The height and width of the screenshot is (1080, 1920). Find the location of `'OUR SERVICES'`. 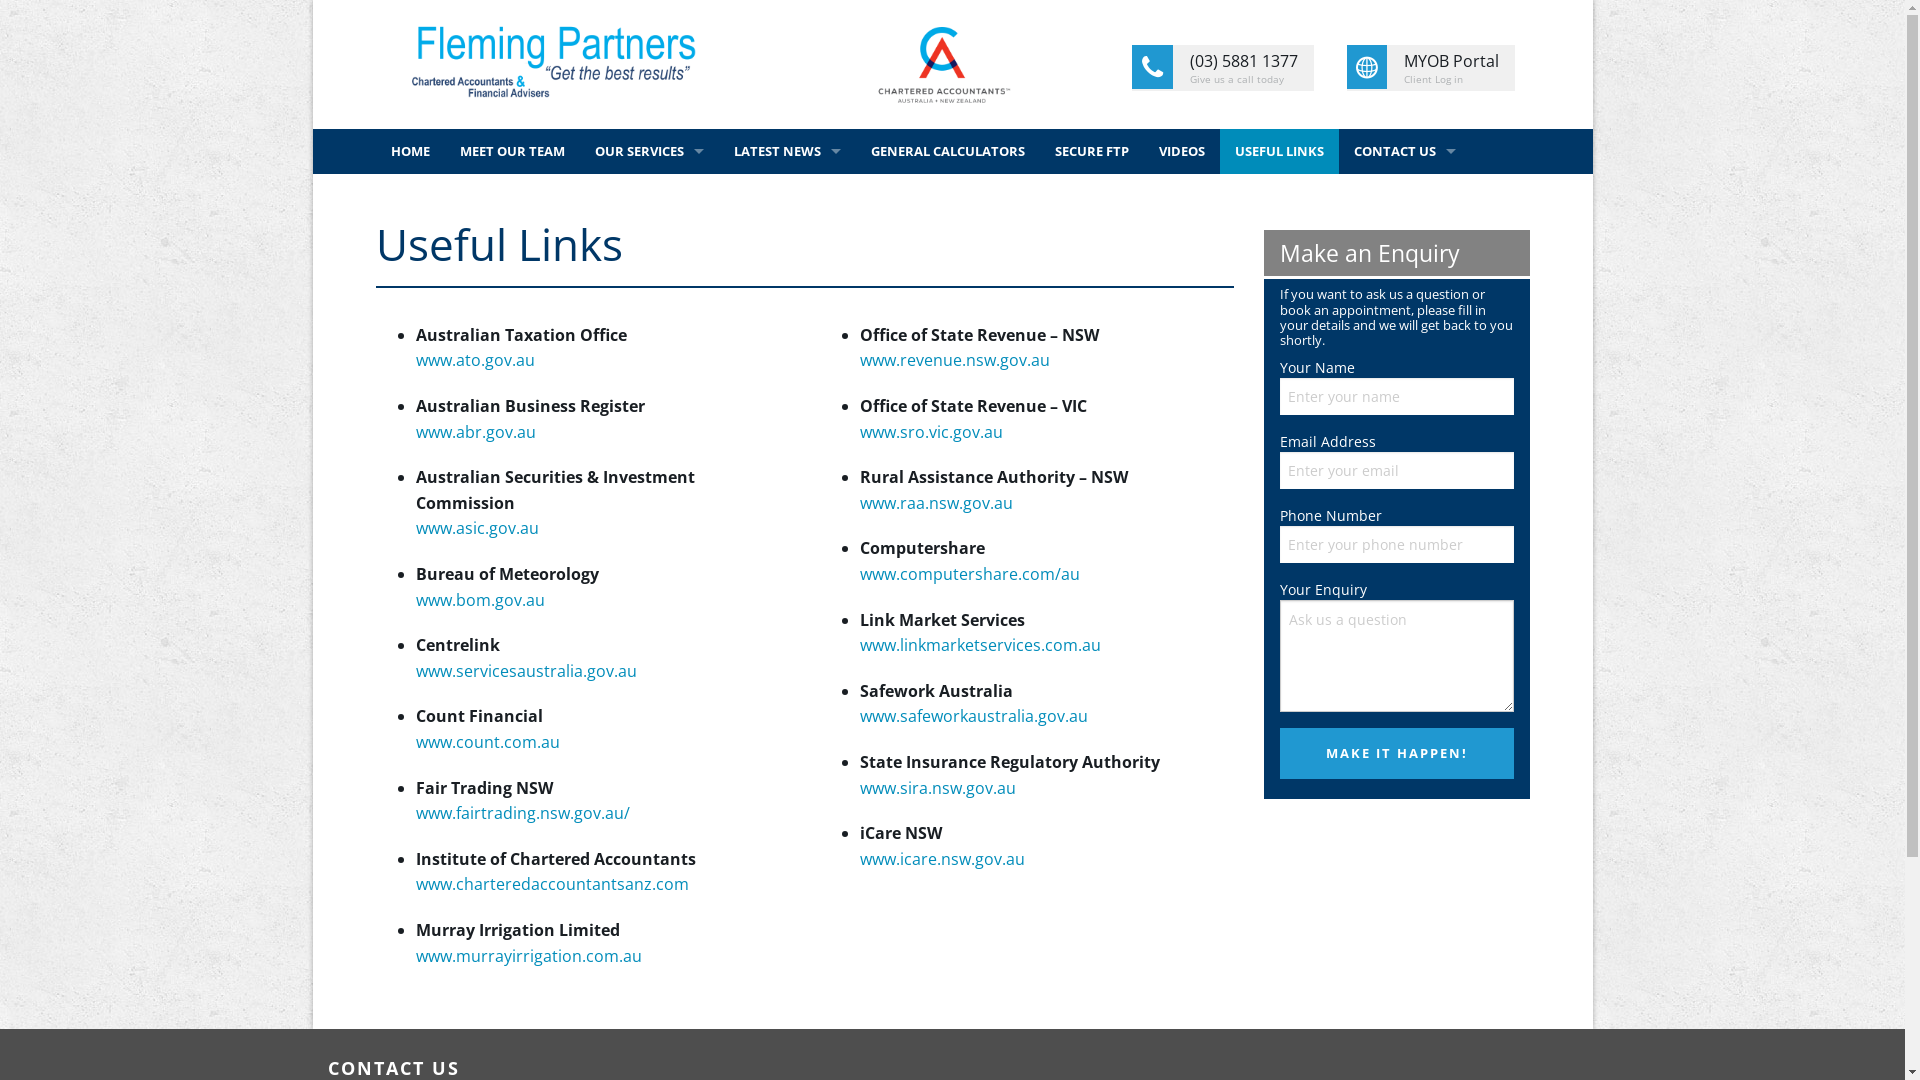

'OUR SERVICES' is located at coordinates (649, 150).